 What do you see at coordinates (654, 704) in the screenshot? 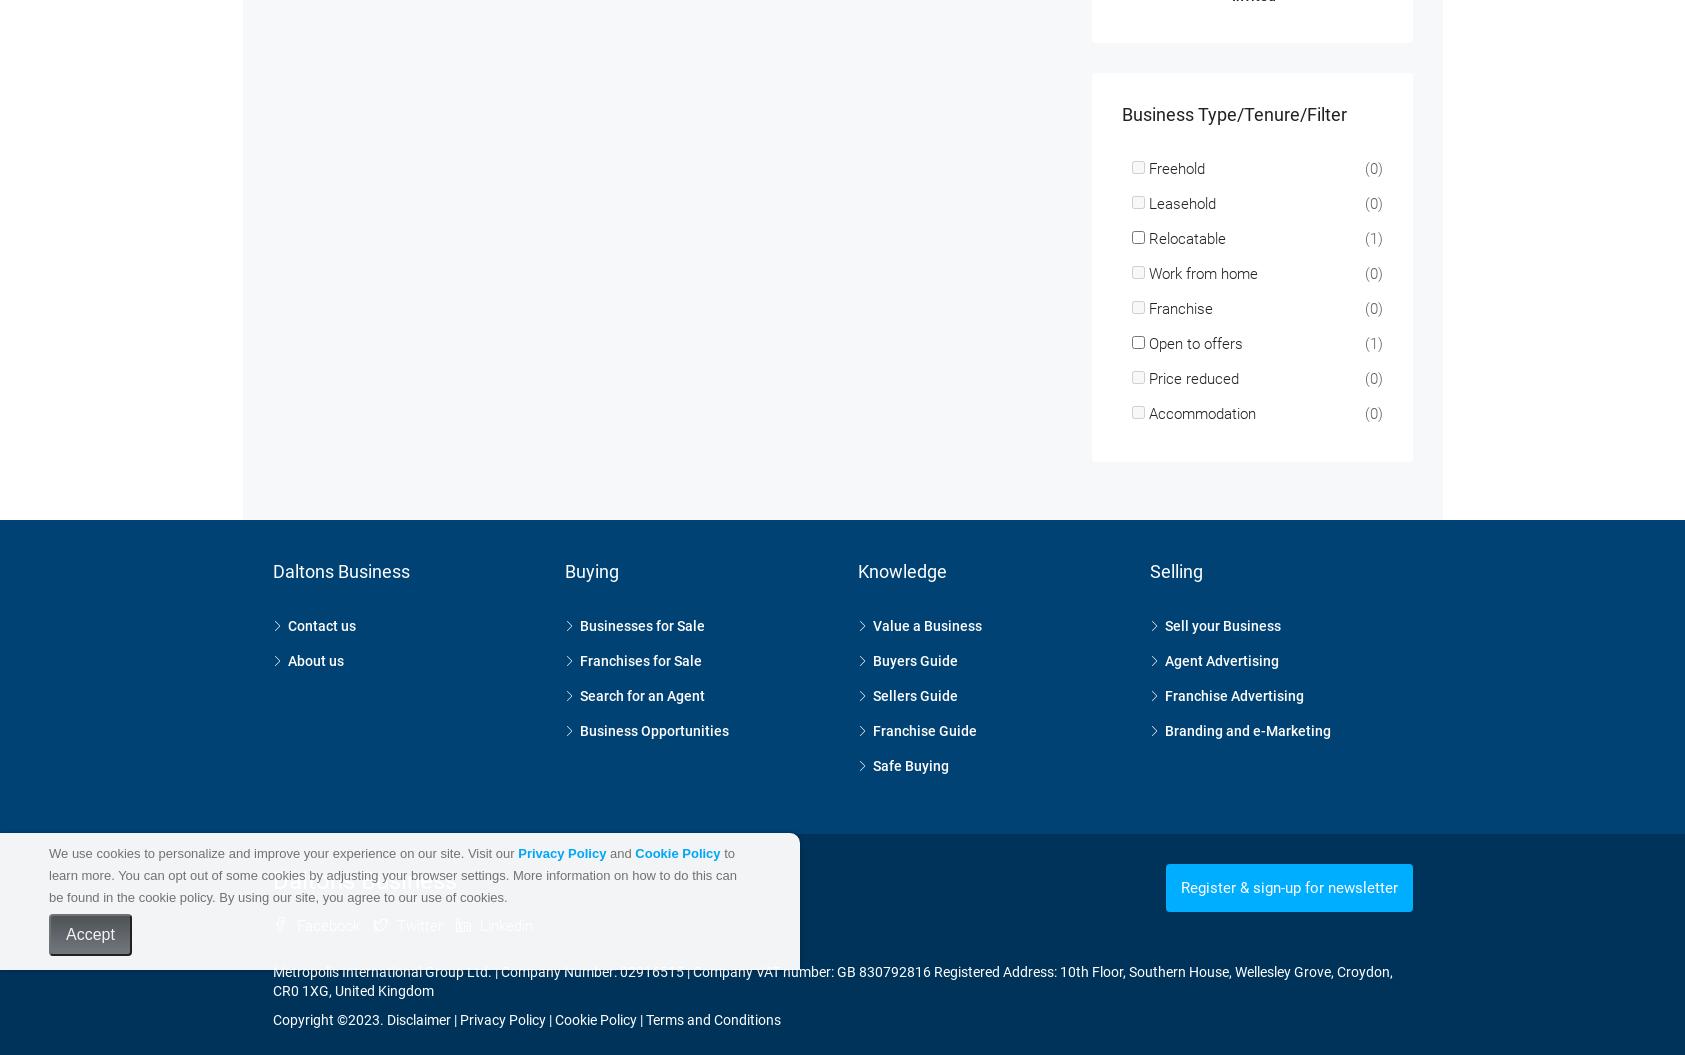
I see `'Business Opportunities'` at bounding box center [654, 704].